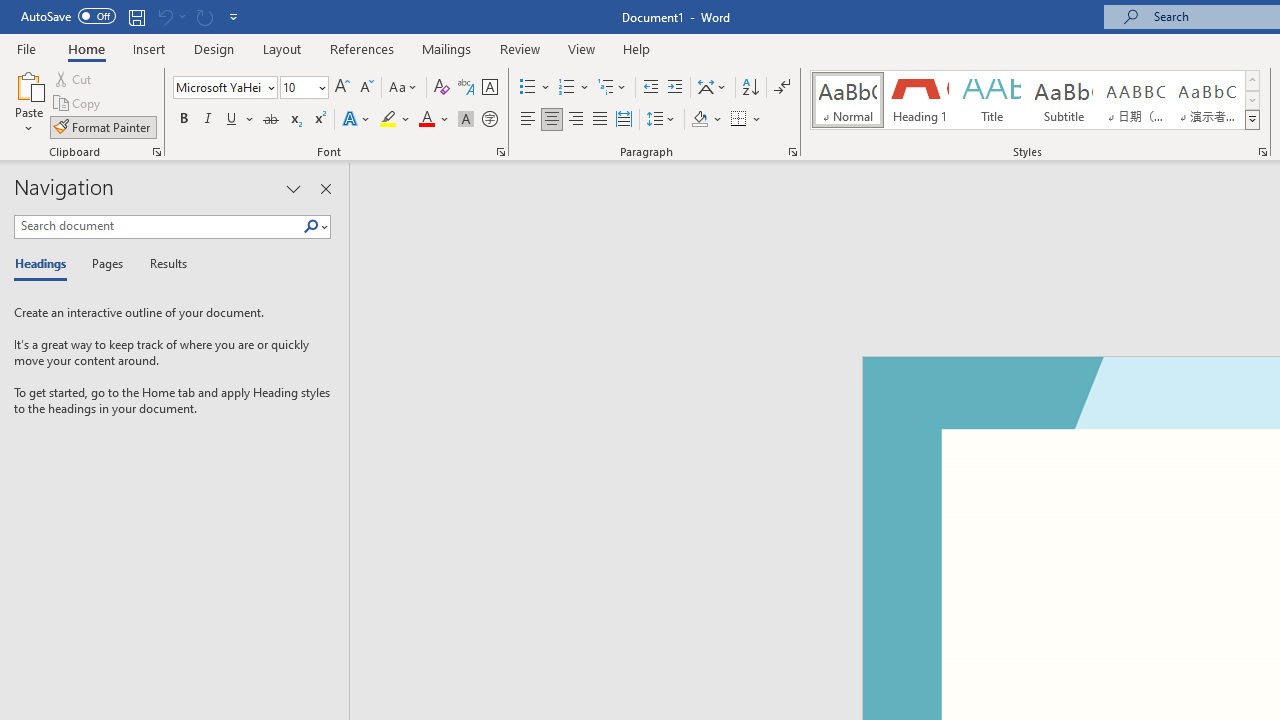  What do you see at coordinates (26, 47) in the screenshot?
I see `'File Tab'` at bounding box center [26, 47].